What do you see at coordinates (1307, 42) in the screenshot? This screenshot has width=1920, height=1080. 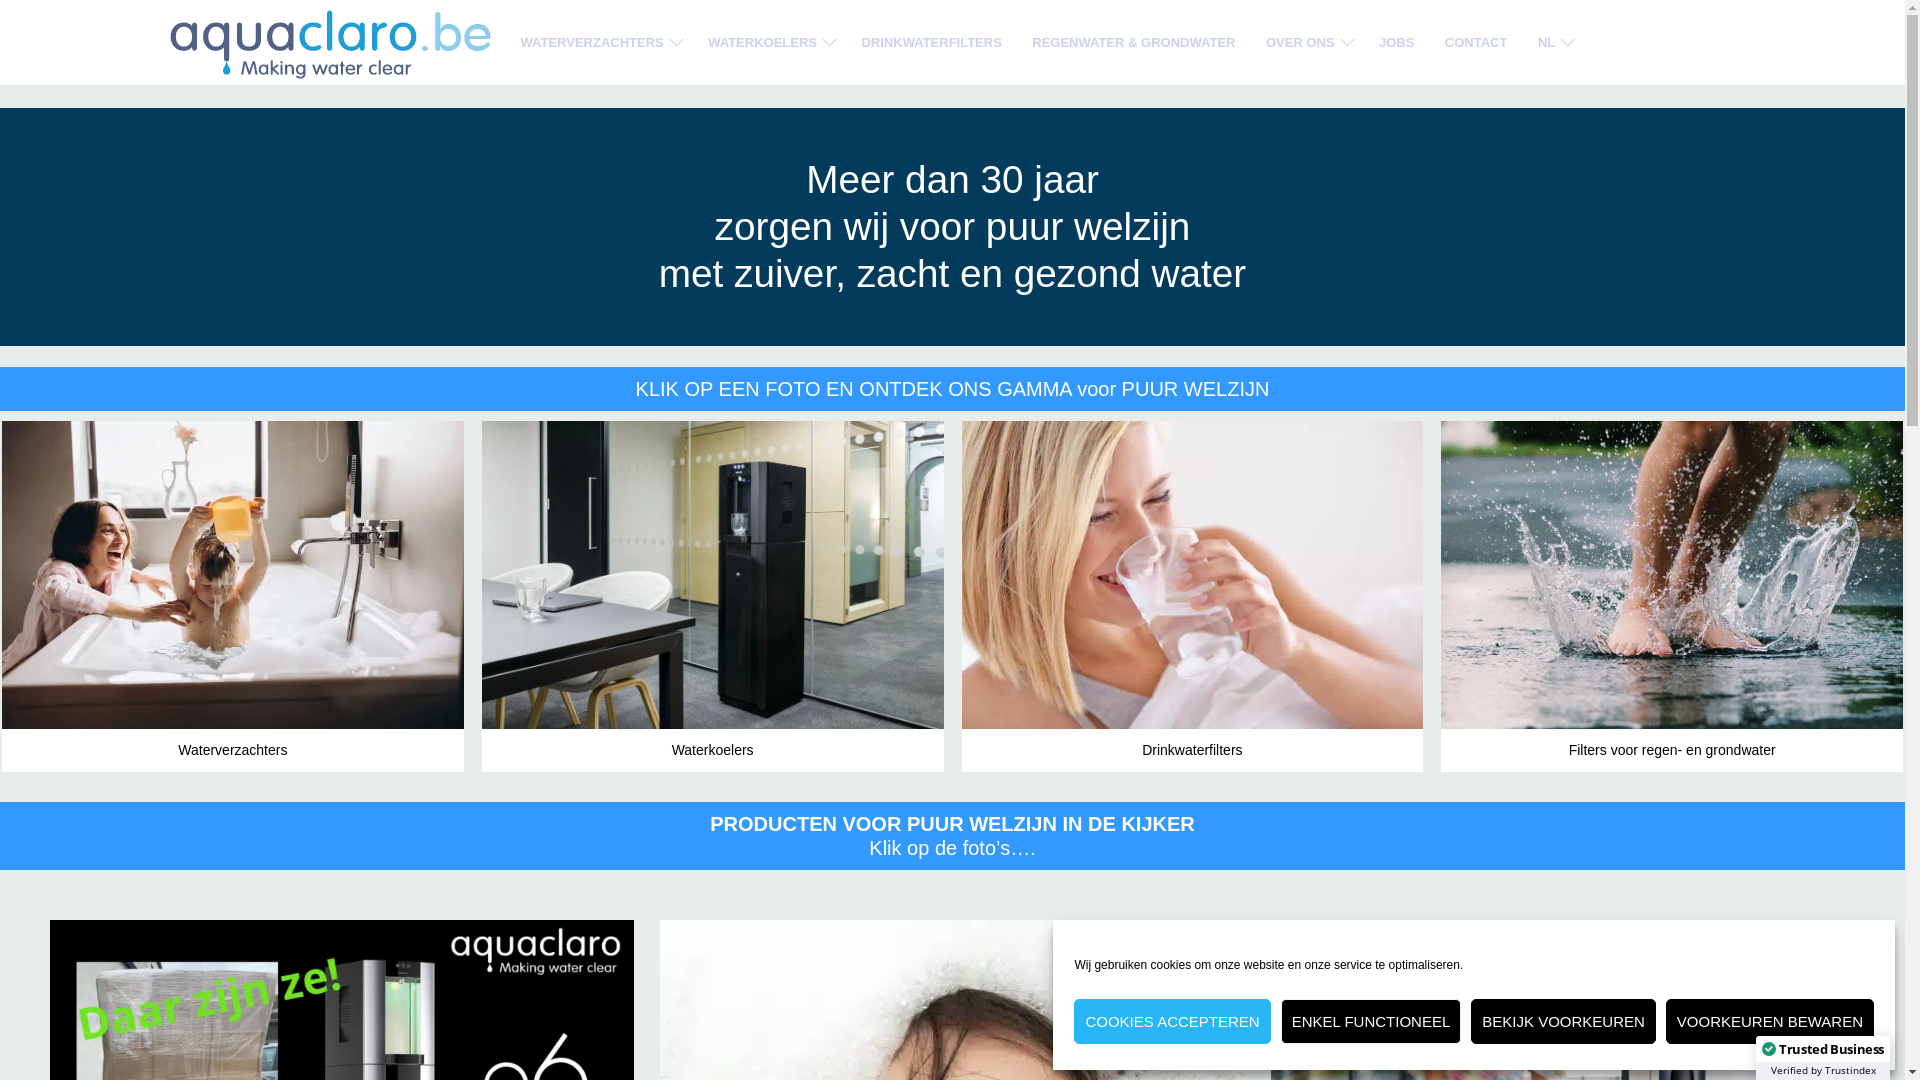 I see `'OVER ONS` at bounding box center [1307, 42].